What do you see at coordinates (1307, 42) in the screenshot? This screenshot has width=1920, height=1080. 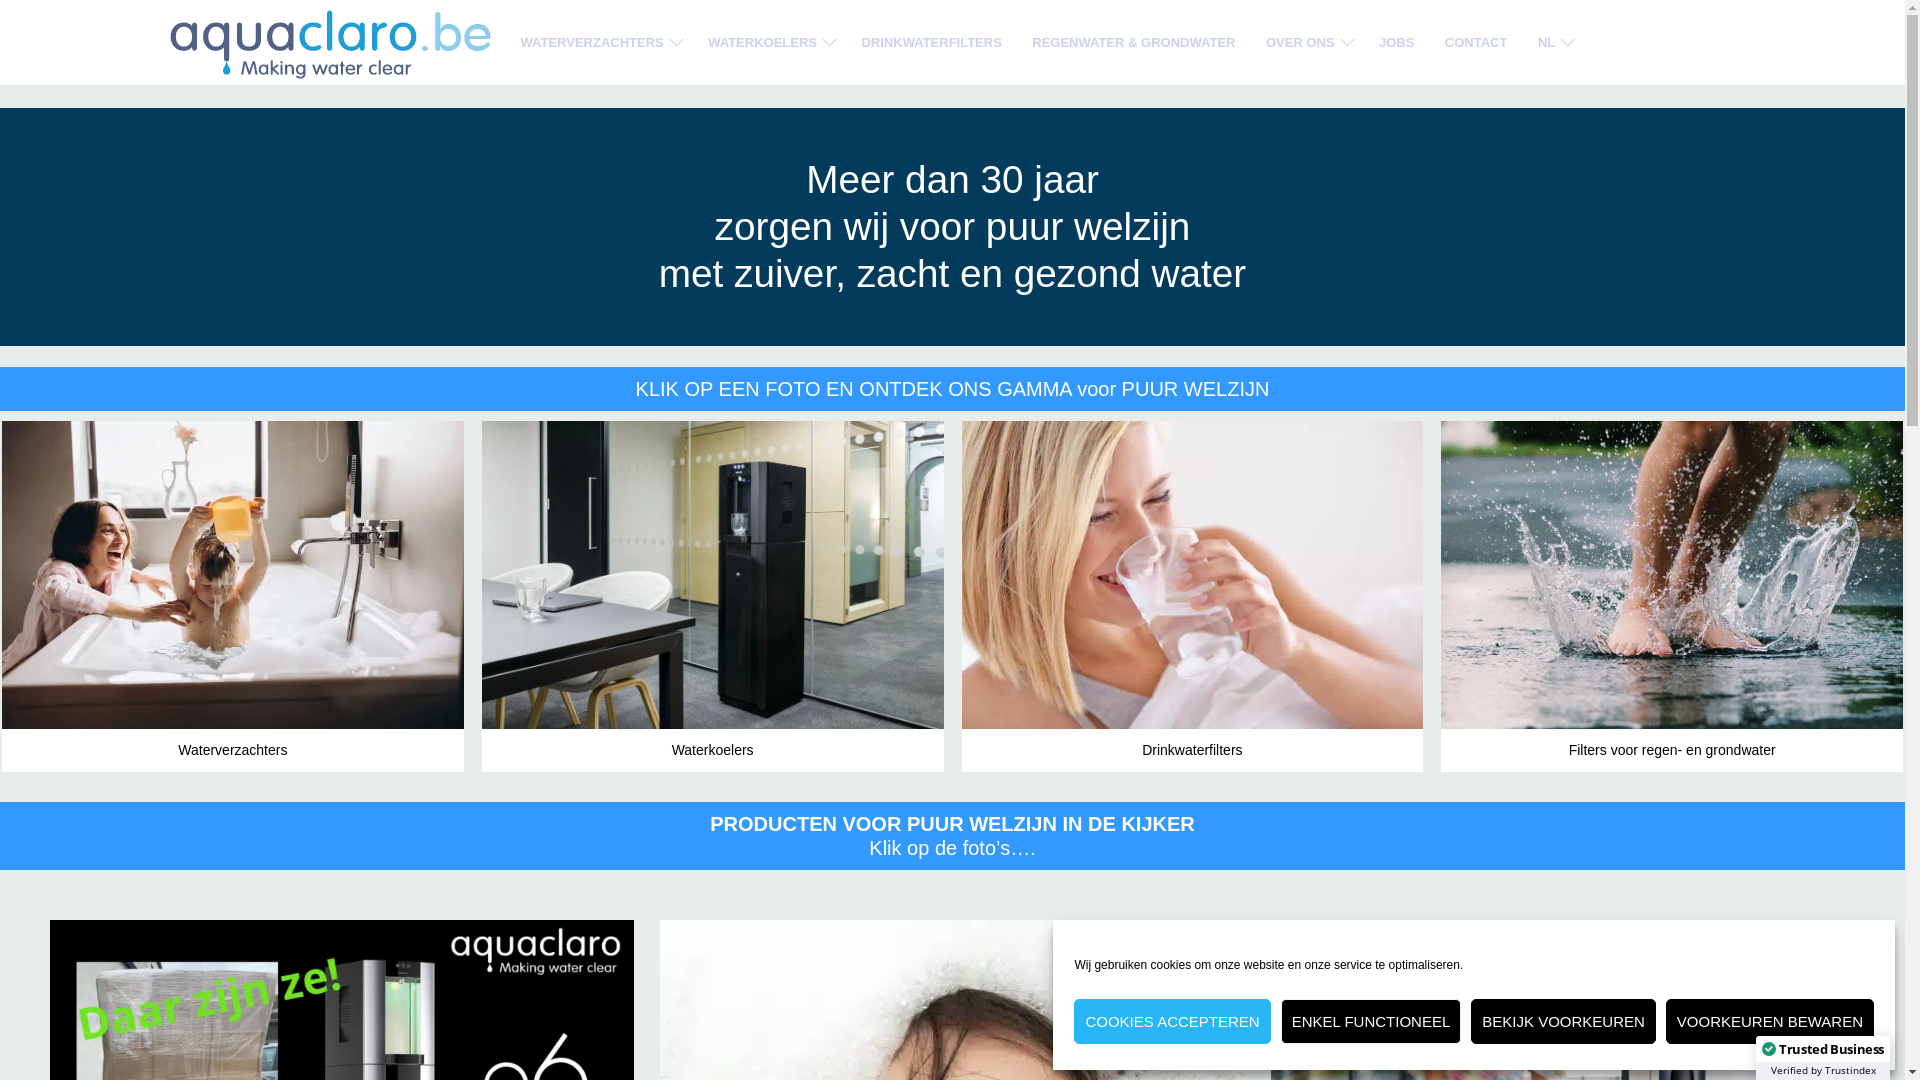 I see `'OVER ONS` at bounding box center [1307, 42].